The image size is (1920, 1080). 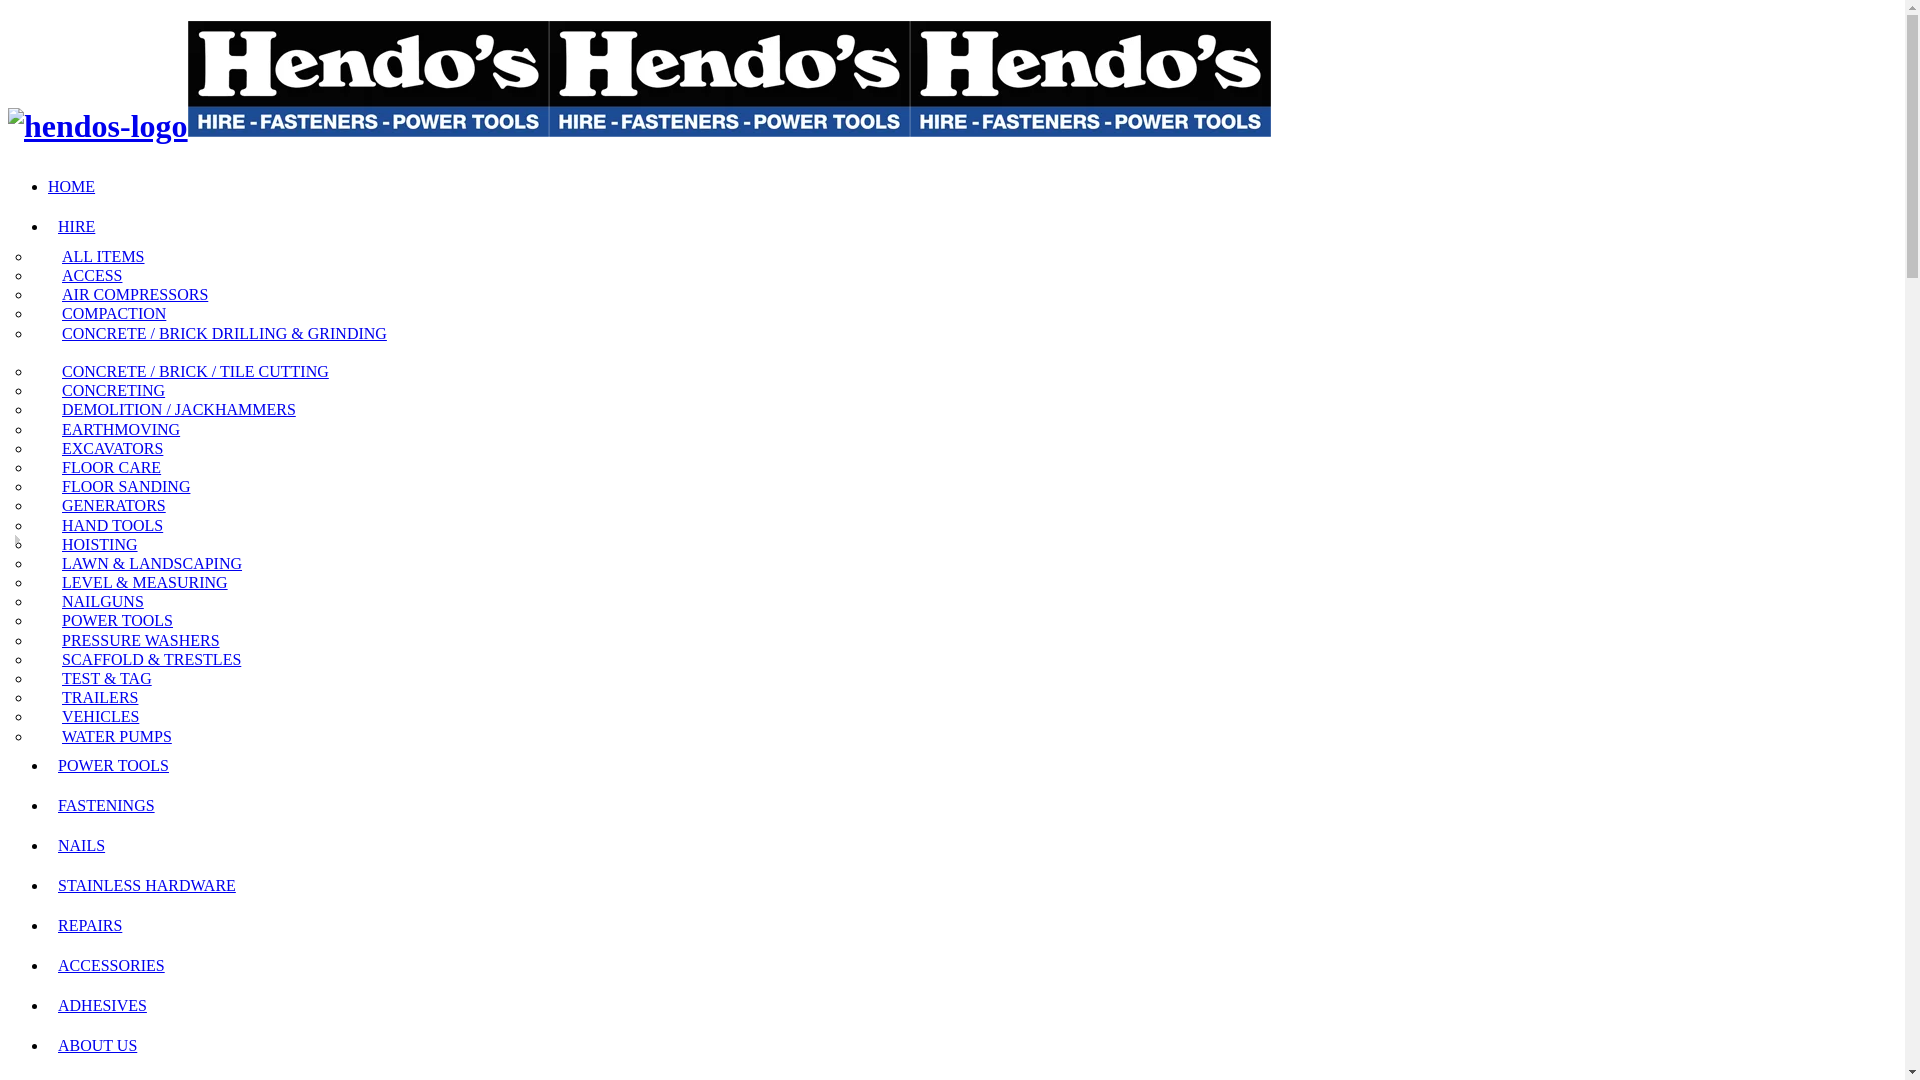 I want to click on 'GENERATORS', so click(x=108, y=504).